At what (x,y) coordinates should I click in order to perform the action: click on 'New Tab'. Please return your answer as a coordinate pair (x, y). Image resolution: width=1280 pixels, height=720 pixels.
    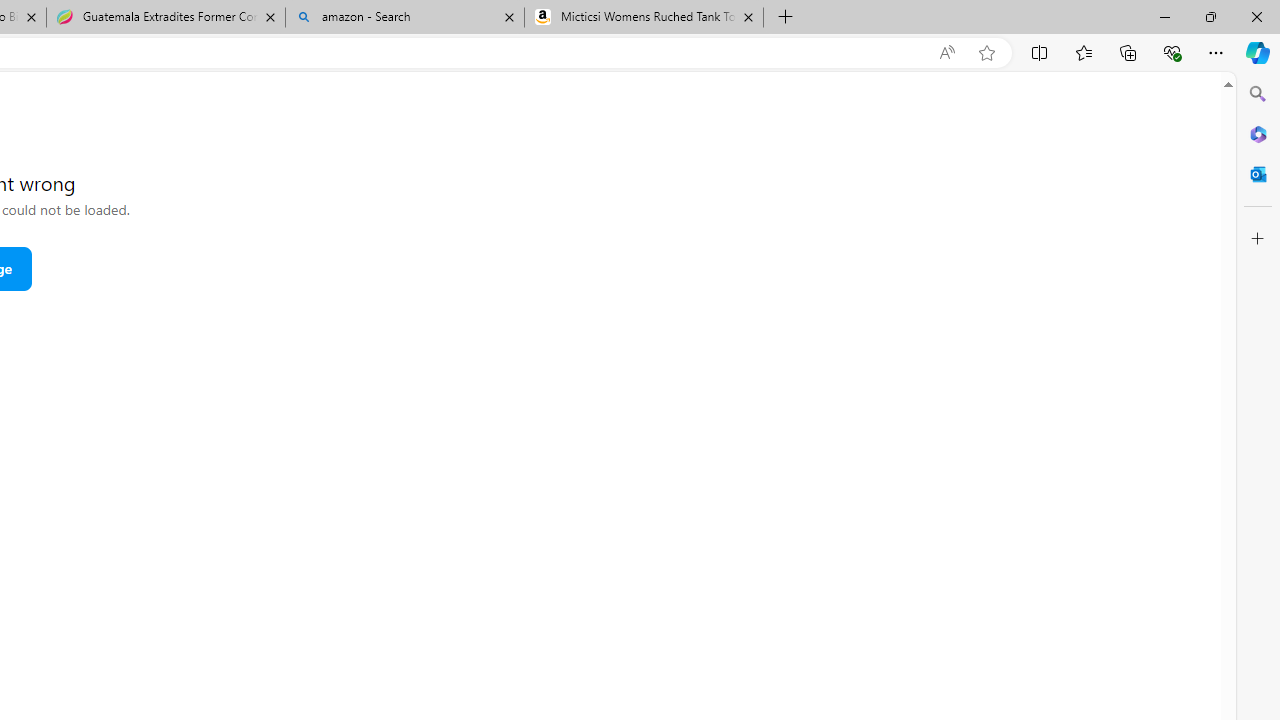
    Looking at the image, I should click on (784, 17).